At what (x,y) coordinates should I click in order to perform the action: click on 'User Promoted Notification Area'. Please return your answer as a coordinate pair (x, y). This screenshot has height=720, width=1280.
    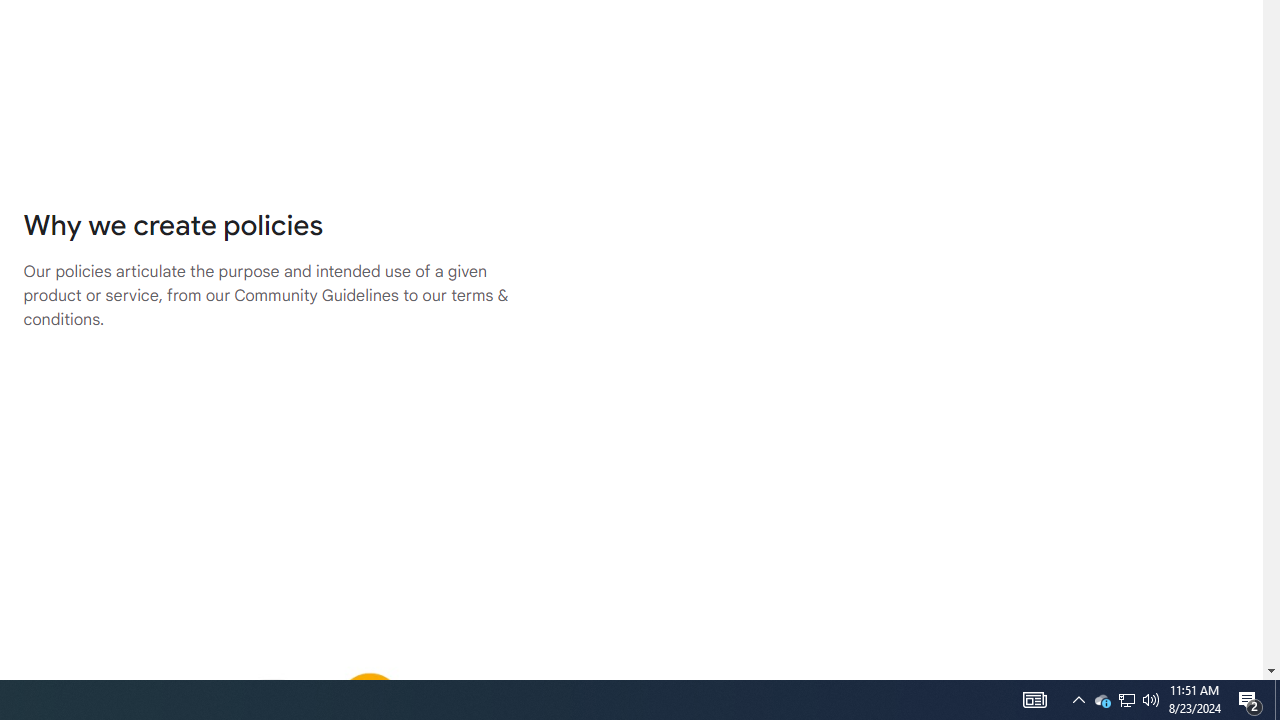
    Looking at the image, I should click on (1151, 698).